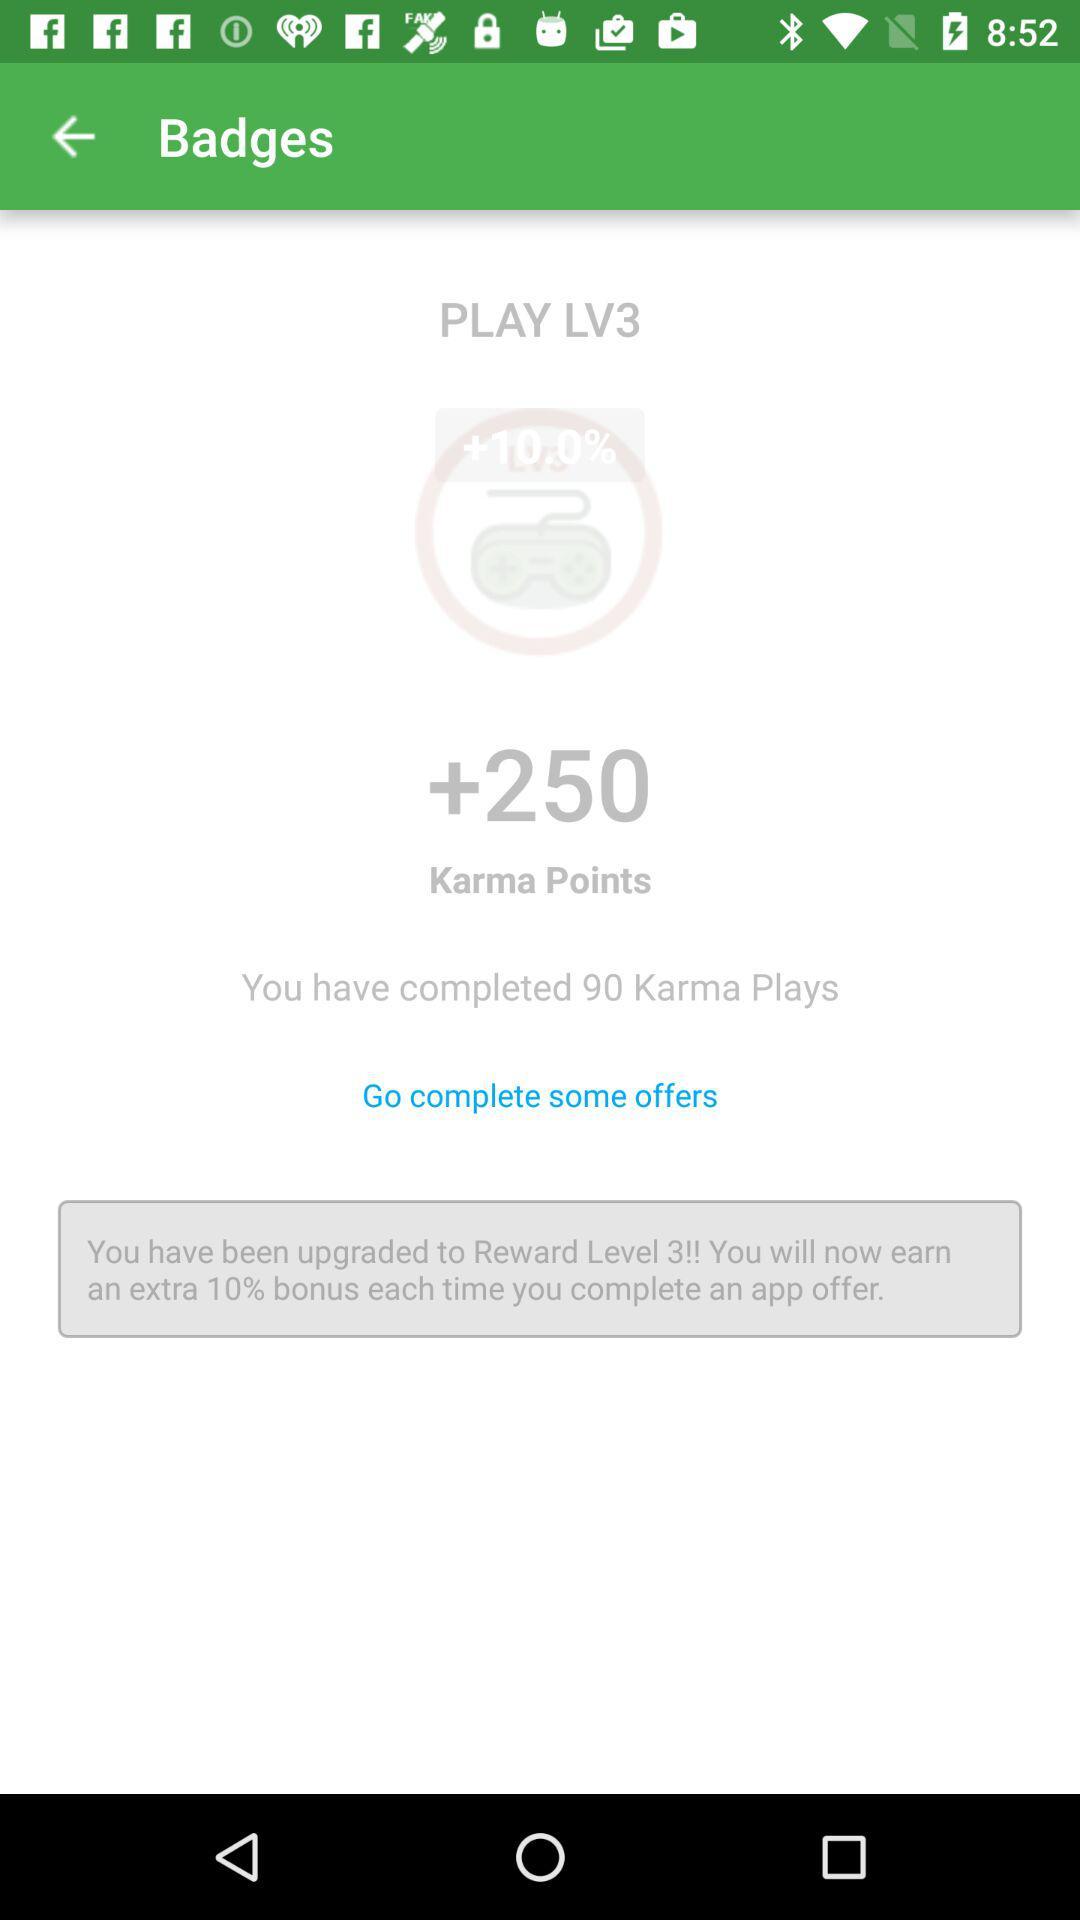  What do you see at coordinates (540, 1093) in the screenshot?
I see `item above the you have been` at bounding box center [540, 1093].